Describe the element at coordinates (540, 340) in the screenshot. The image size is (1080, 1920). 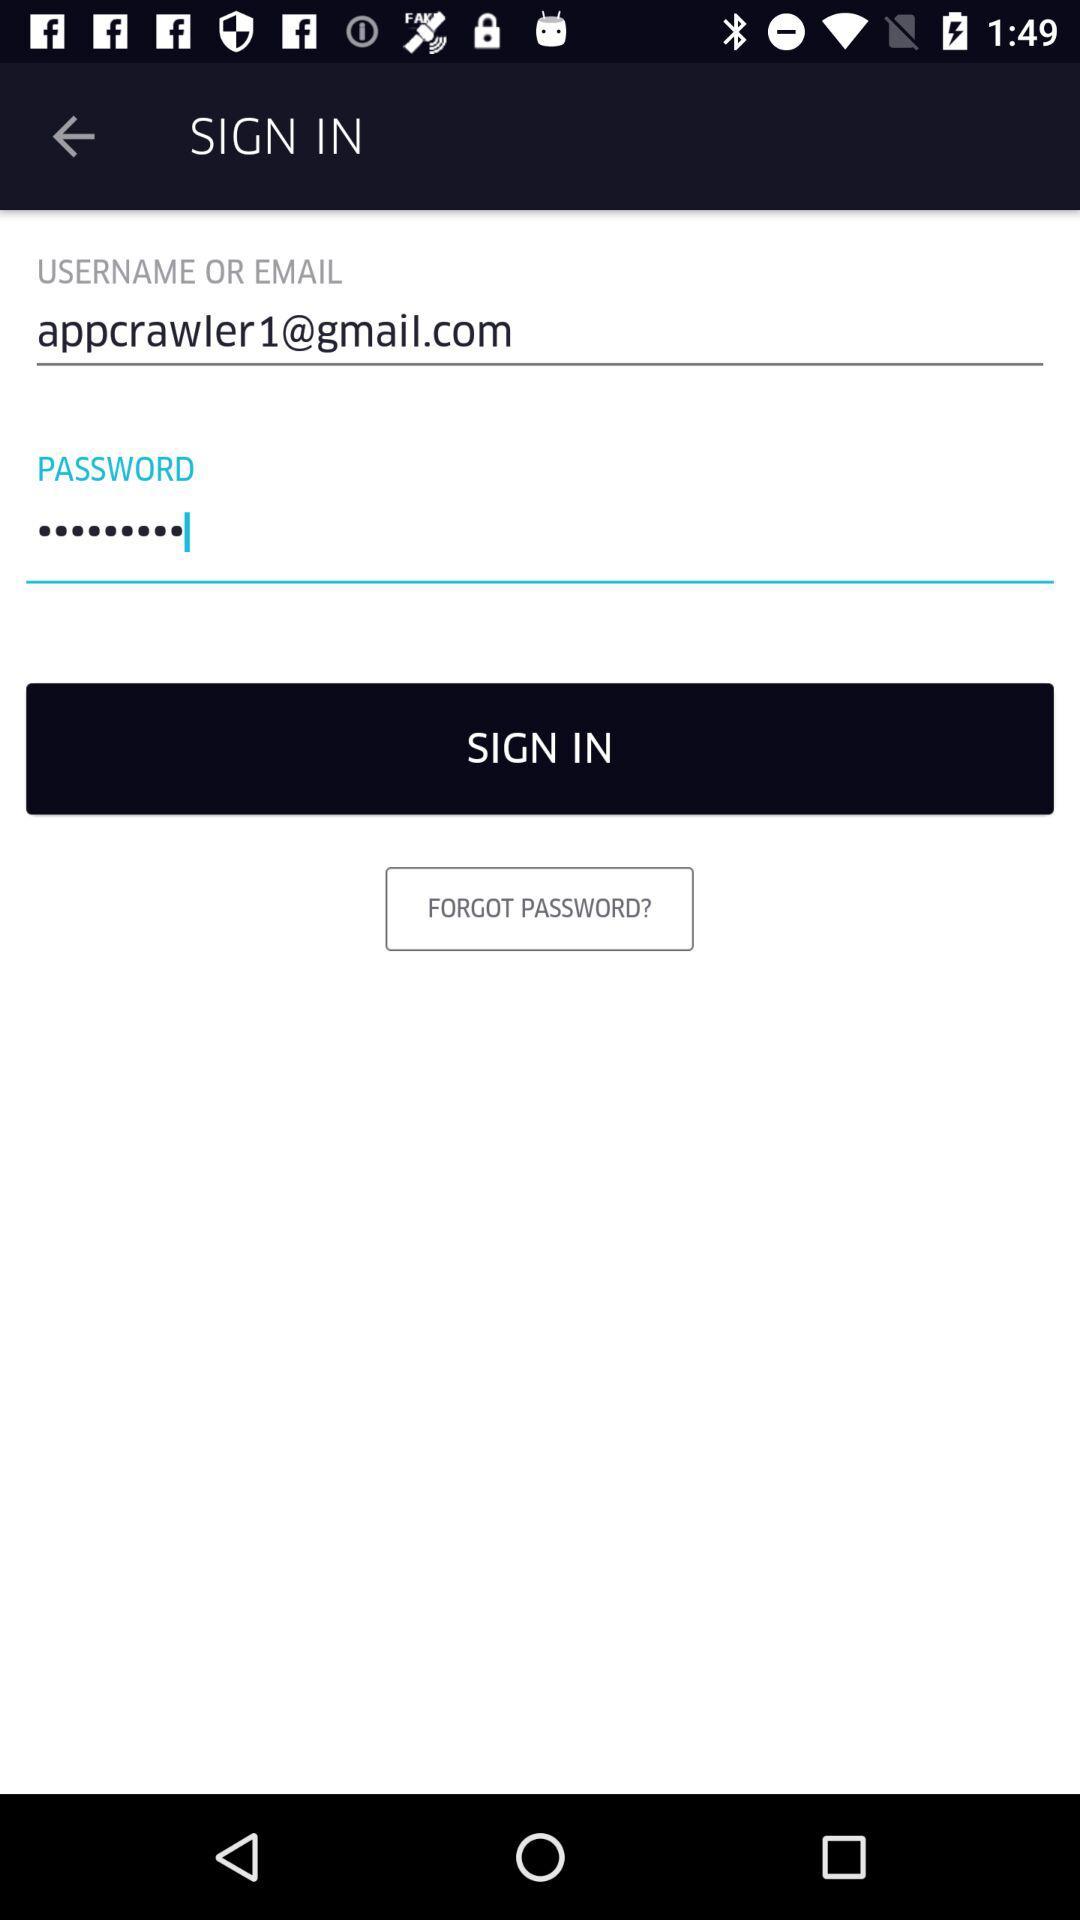
I see `the icon below the username or email icon` at that location.